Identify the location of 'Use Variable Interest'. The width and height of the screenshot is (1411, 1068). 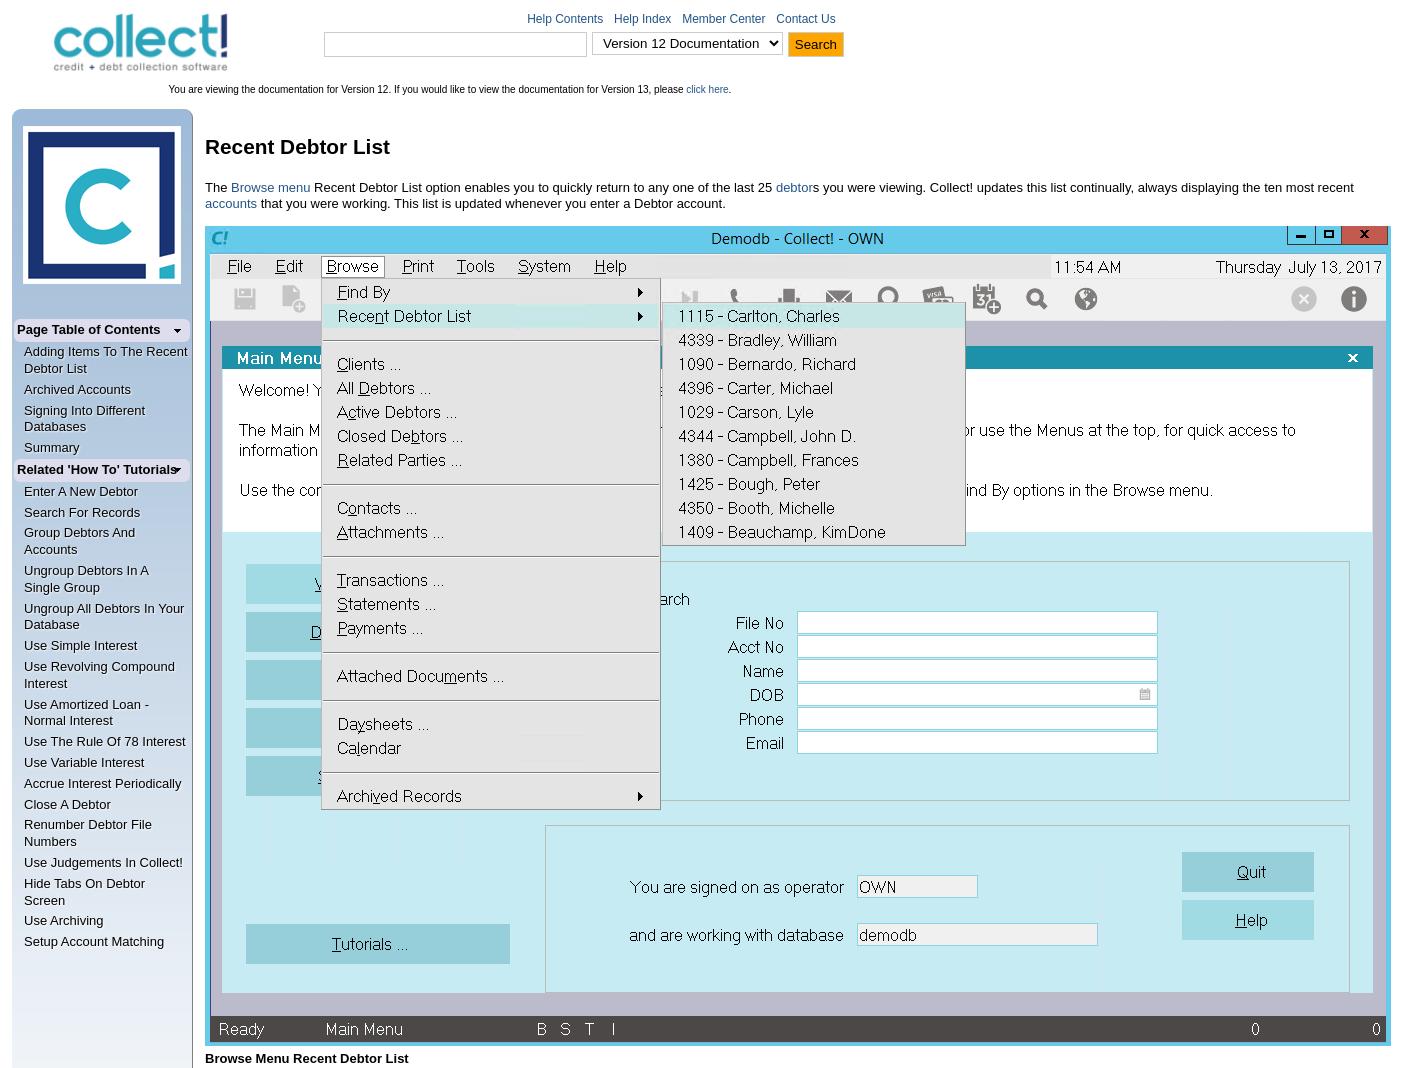
(83, 761).